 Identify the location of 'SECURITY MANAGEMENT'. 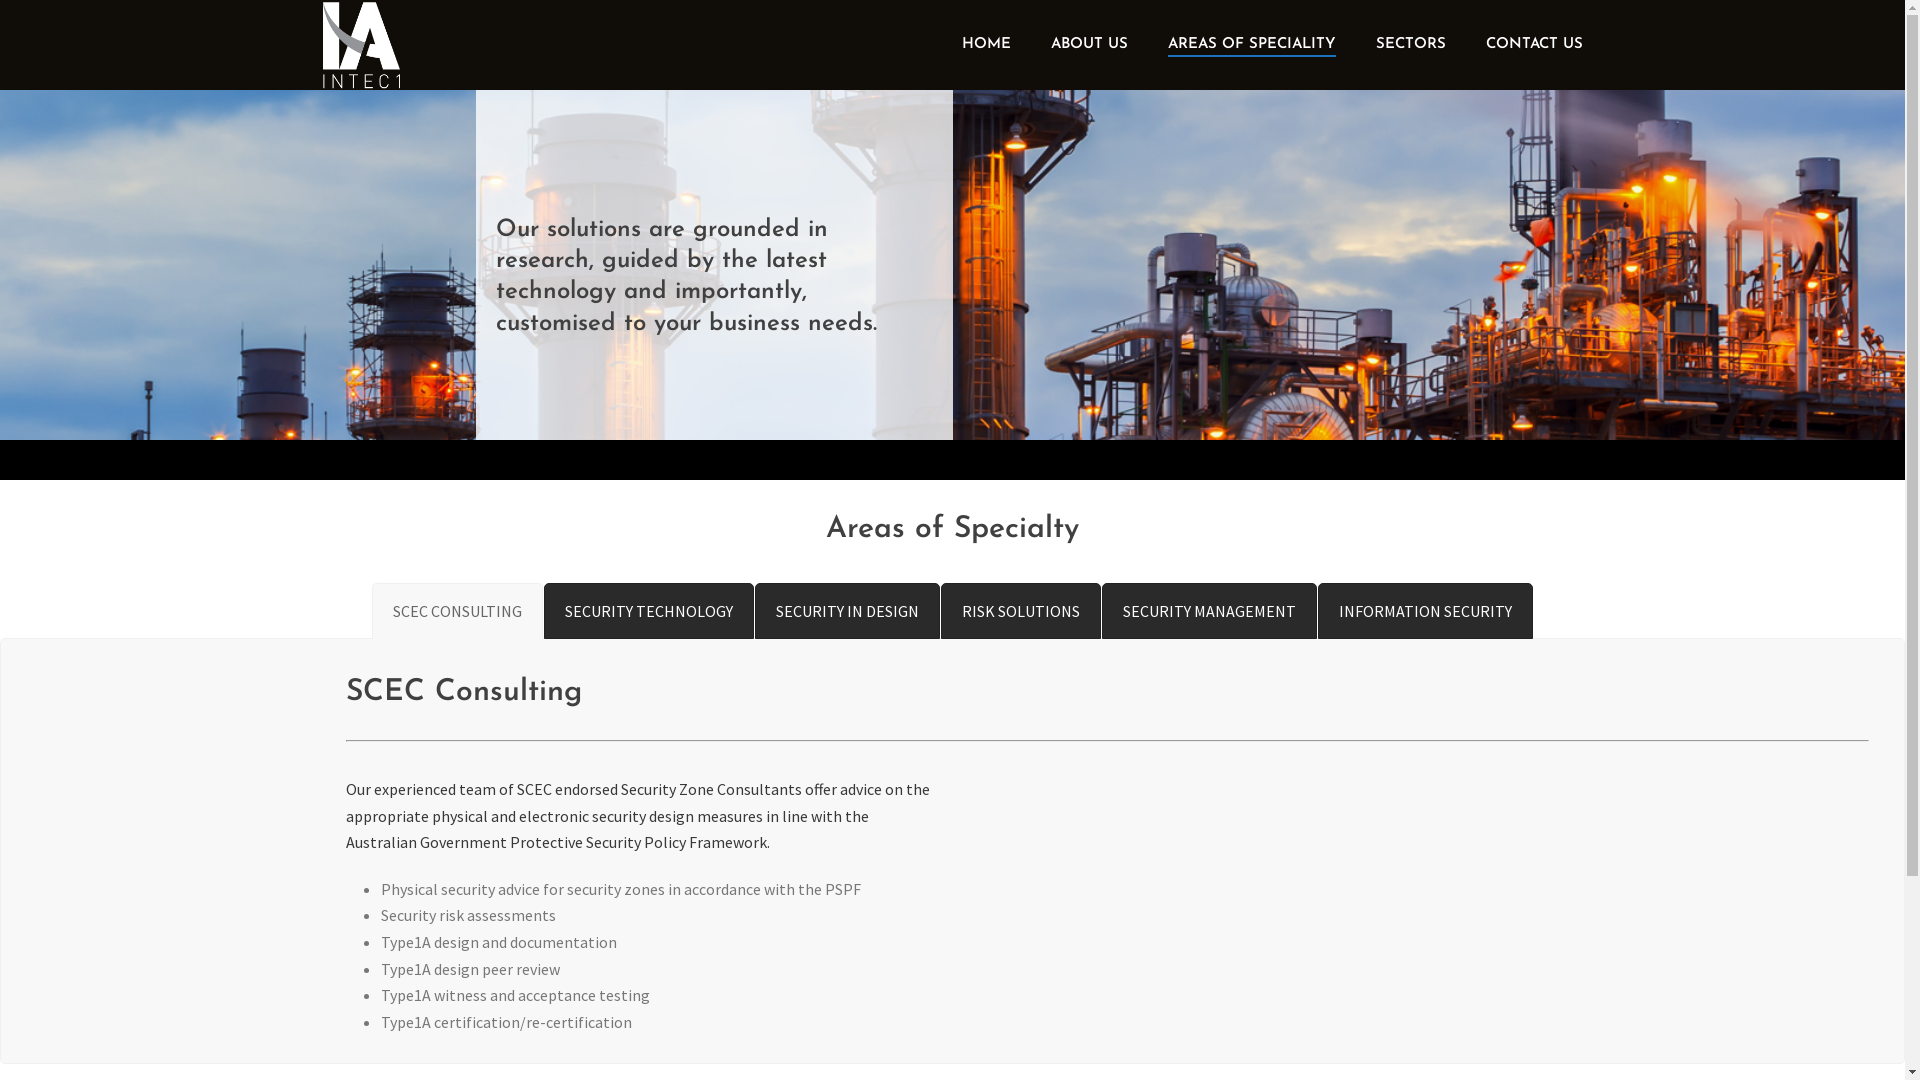
(1208, 610).